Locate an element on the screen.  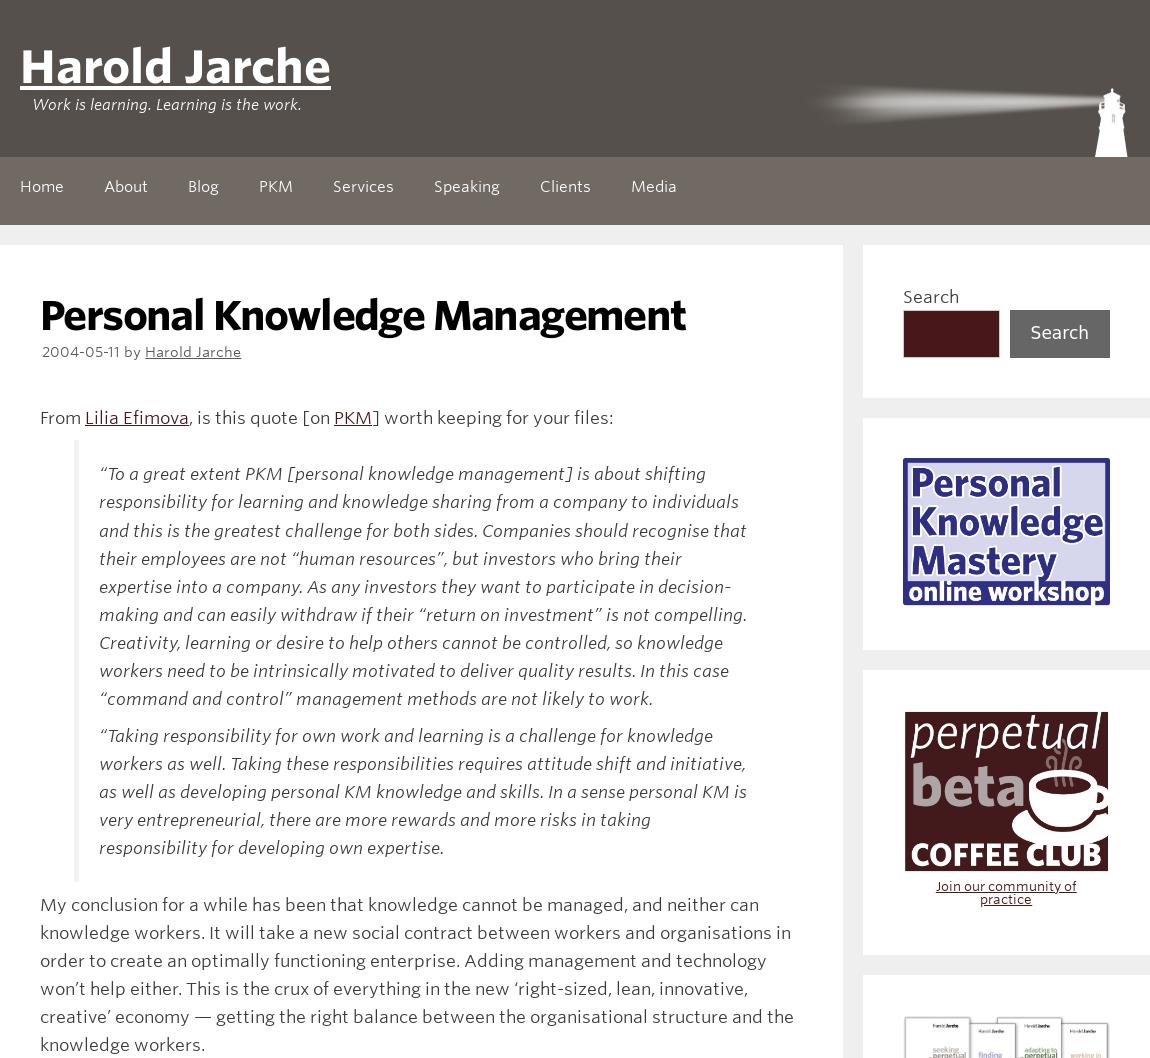
'My conclusion for a while has been that knowledge cannot be managed, and neither can knowledge workers. It will take a new social contract between workers and organisations in order to create an optimally functioning enterprise. Adding management and technology won’t help either. This is the crux of everything in the new ‘right-sized, lean, innovative, creative’ economy — getting the right balance between the organisational structure and the knowledge workers.' is located at coordinates (416, 973).